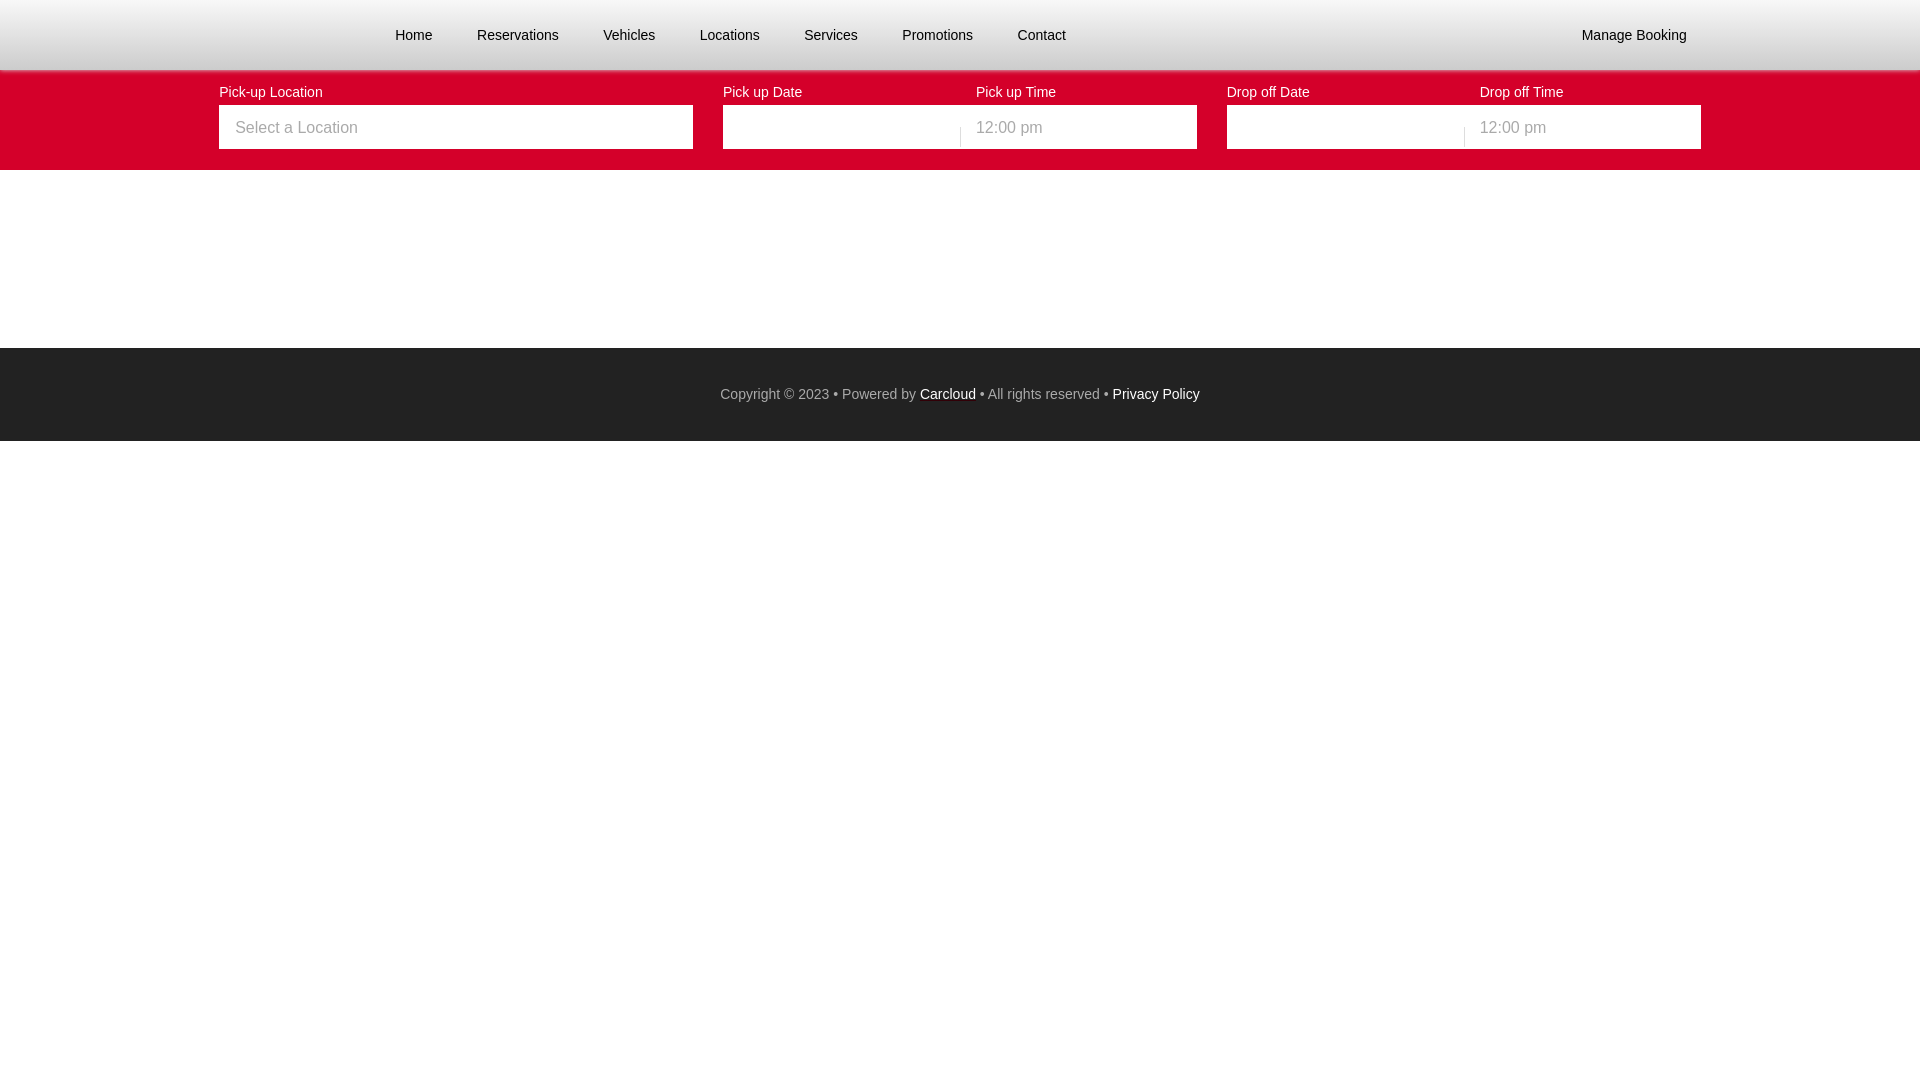  I want to click on 'Home', so click(385, 34).